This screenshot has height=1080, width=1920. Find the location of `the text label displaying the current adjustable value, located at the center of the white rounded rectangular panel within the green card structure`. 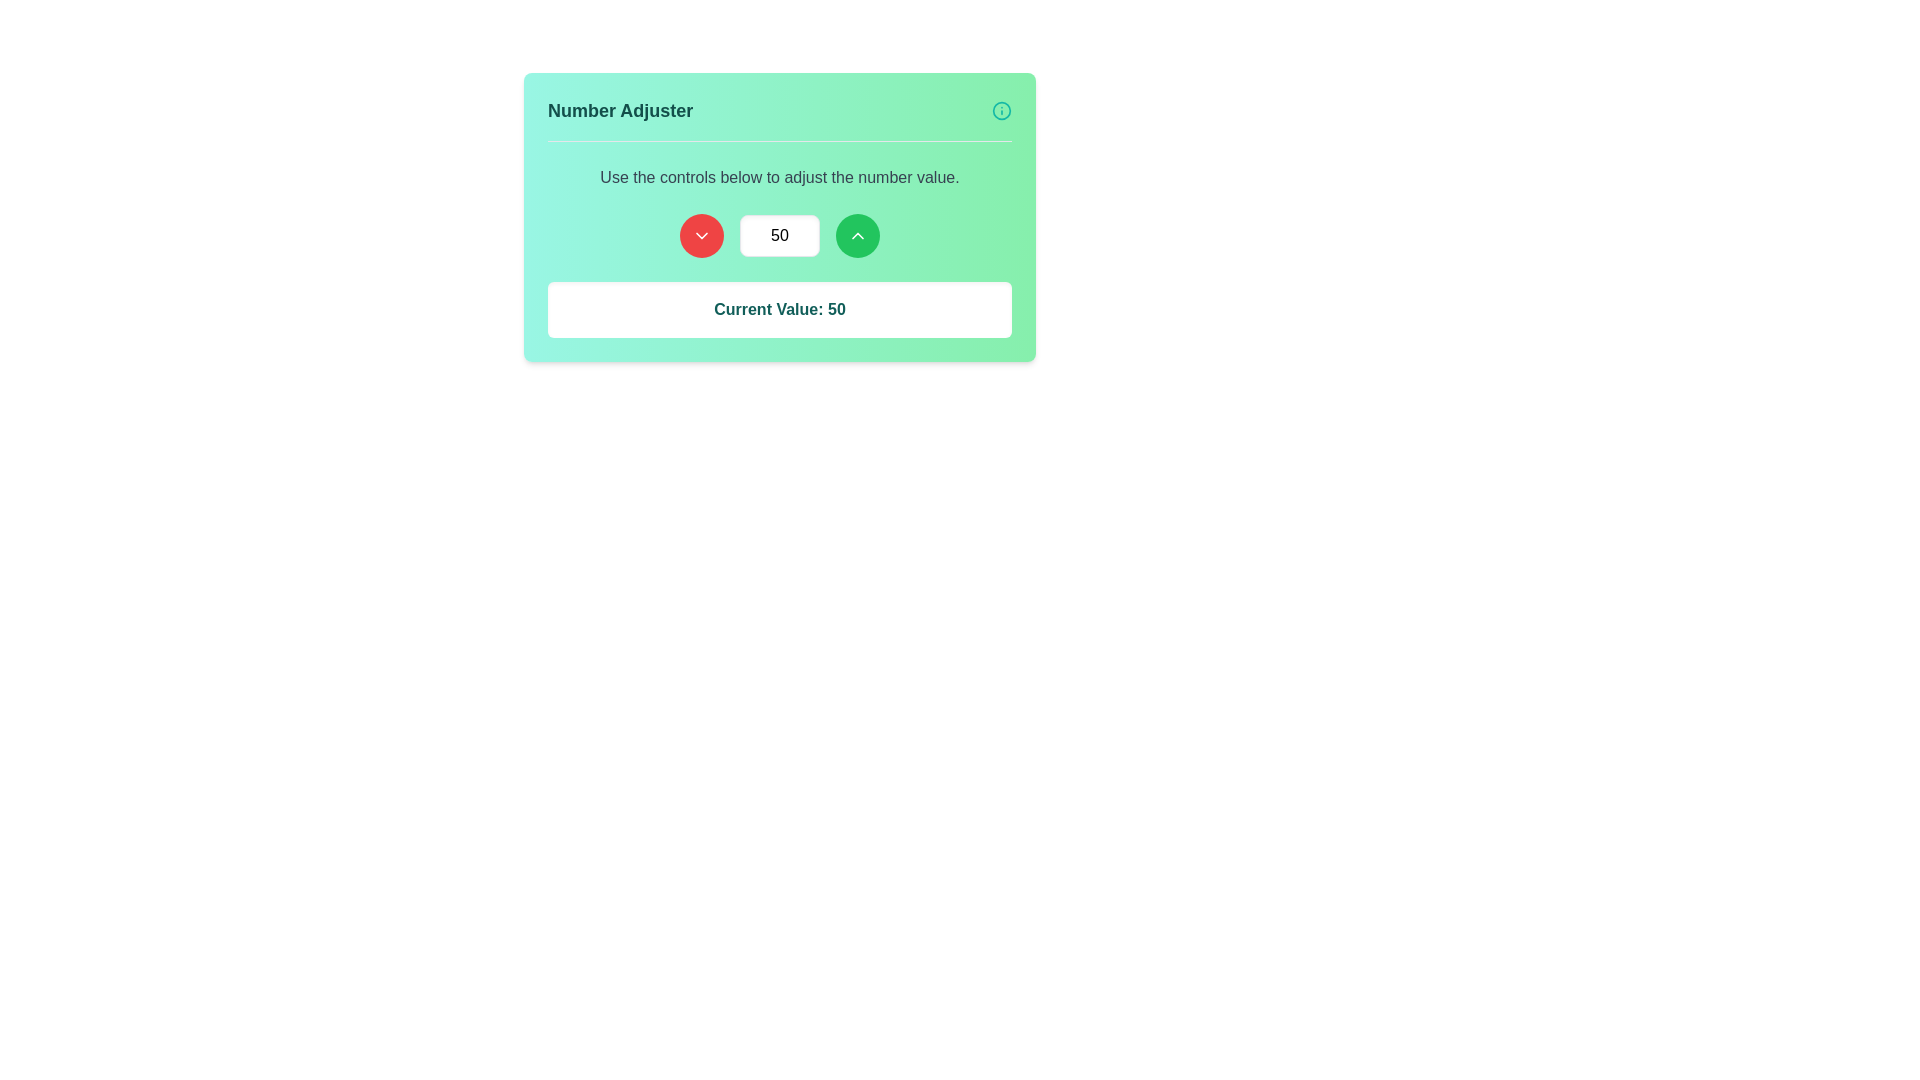

the text label displaying the current adjustable value, located at the center of the white rounded rectangular panel within the green card structure is located at coordinates (778, 309).